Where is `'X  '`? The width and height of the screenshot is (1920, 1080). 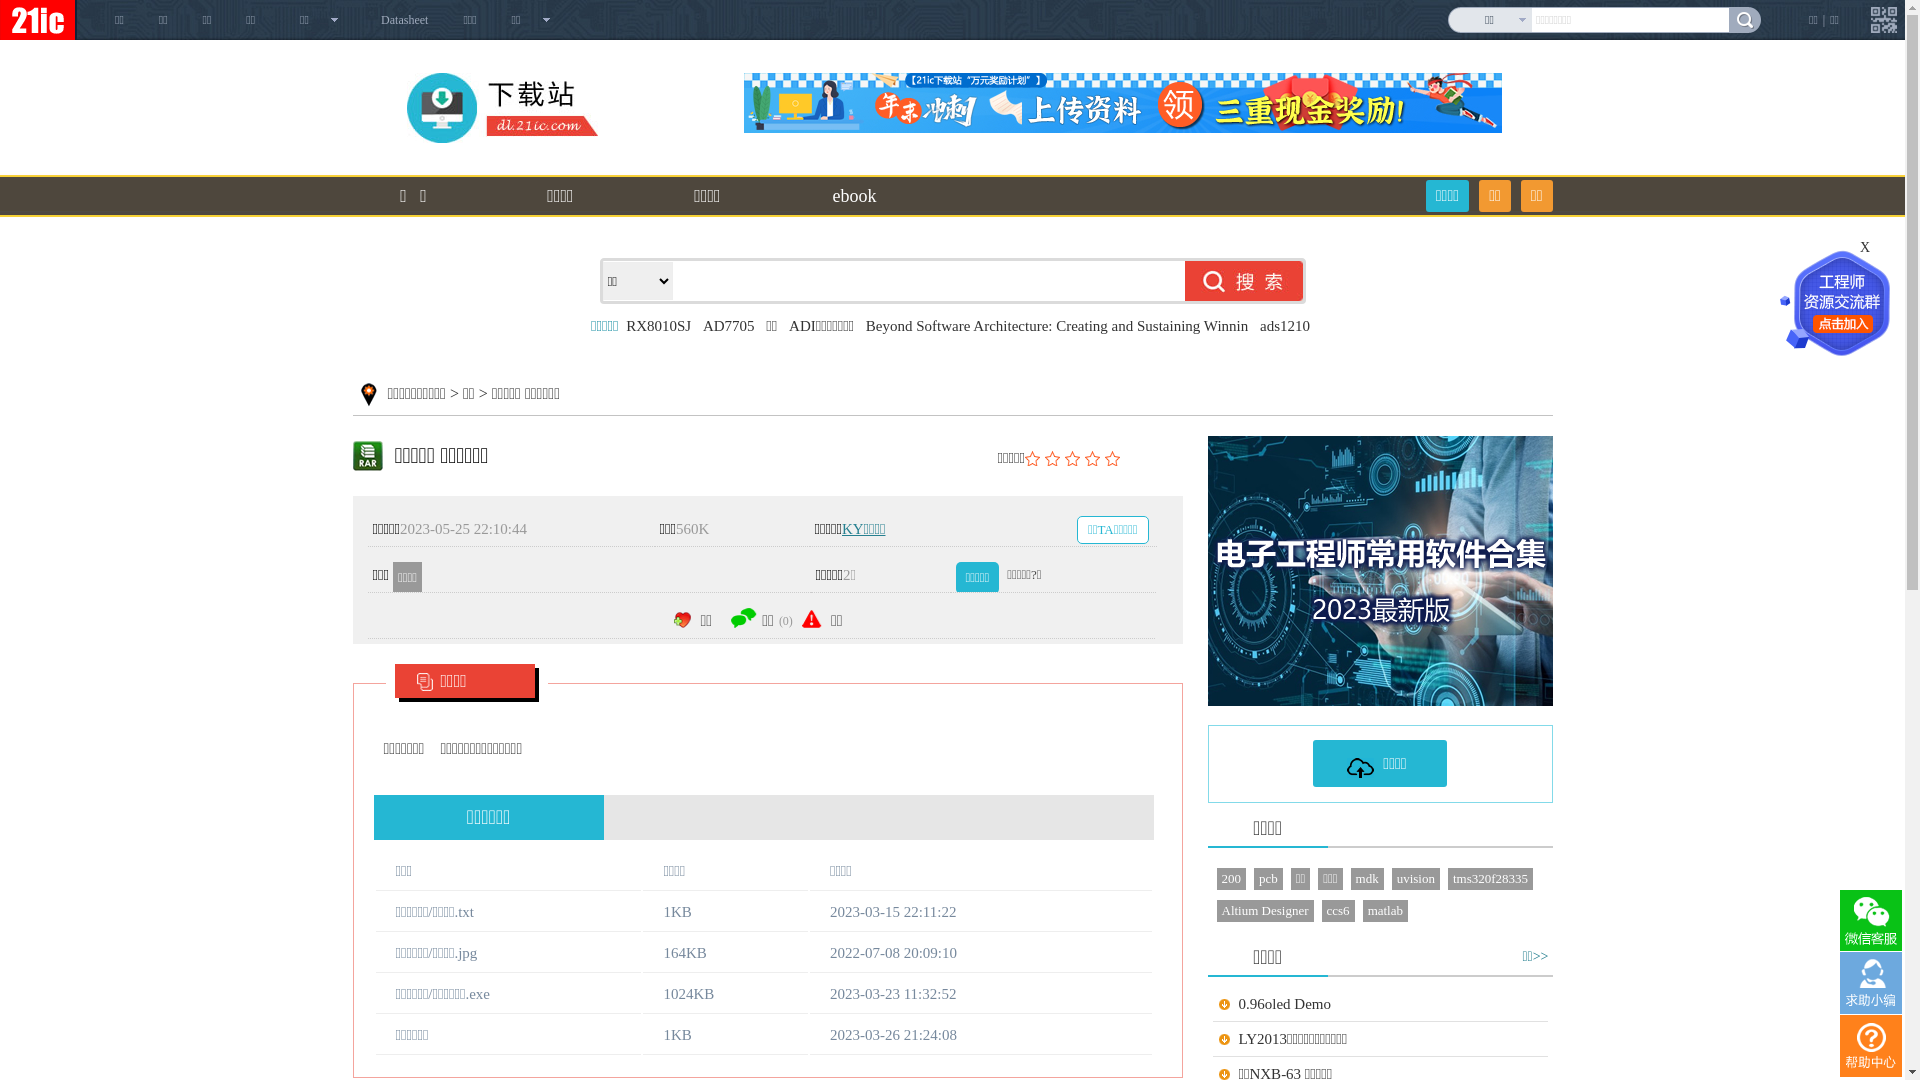 'X  ' is located at coordinates (1859, 246).